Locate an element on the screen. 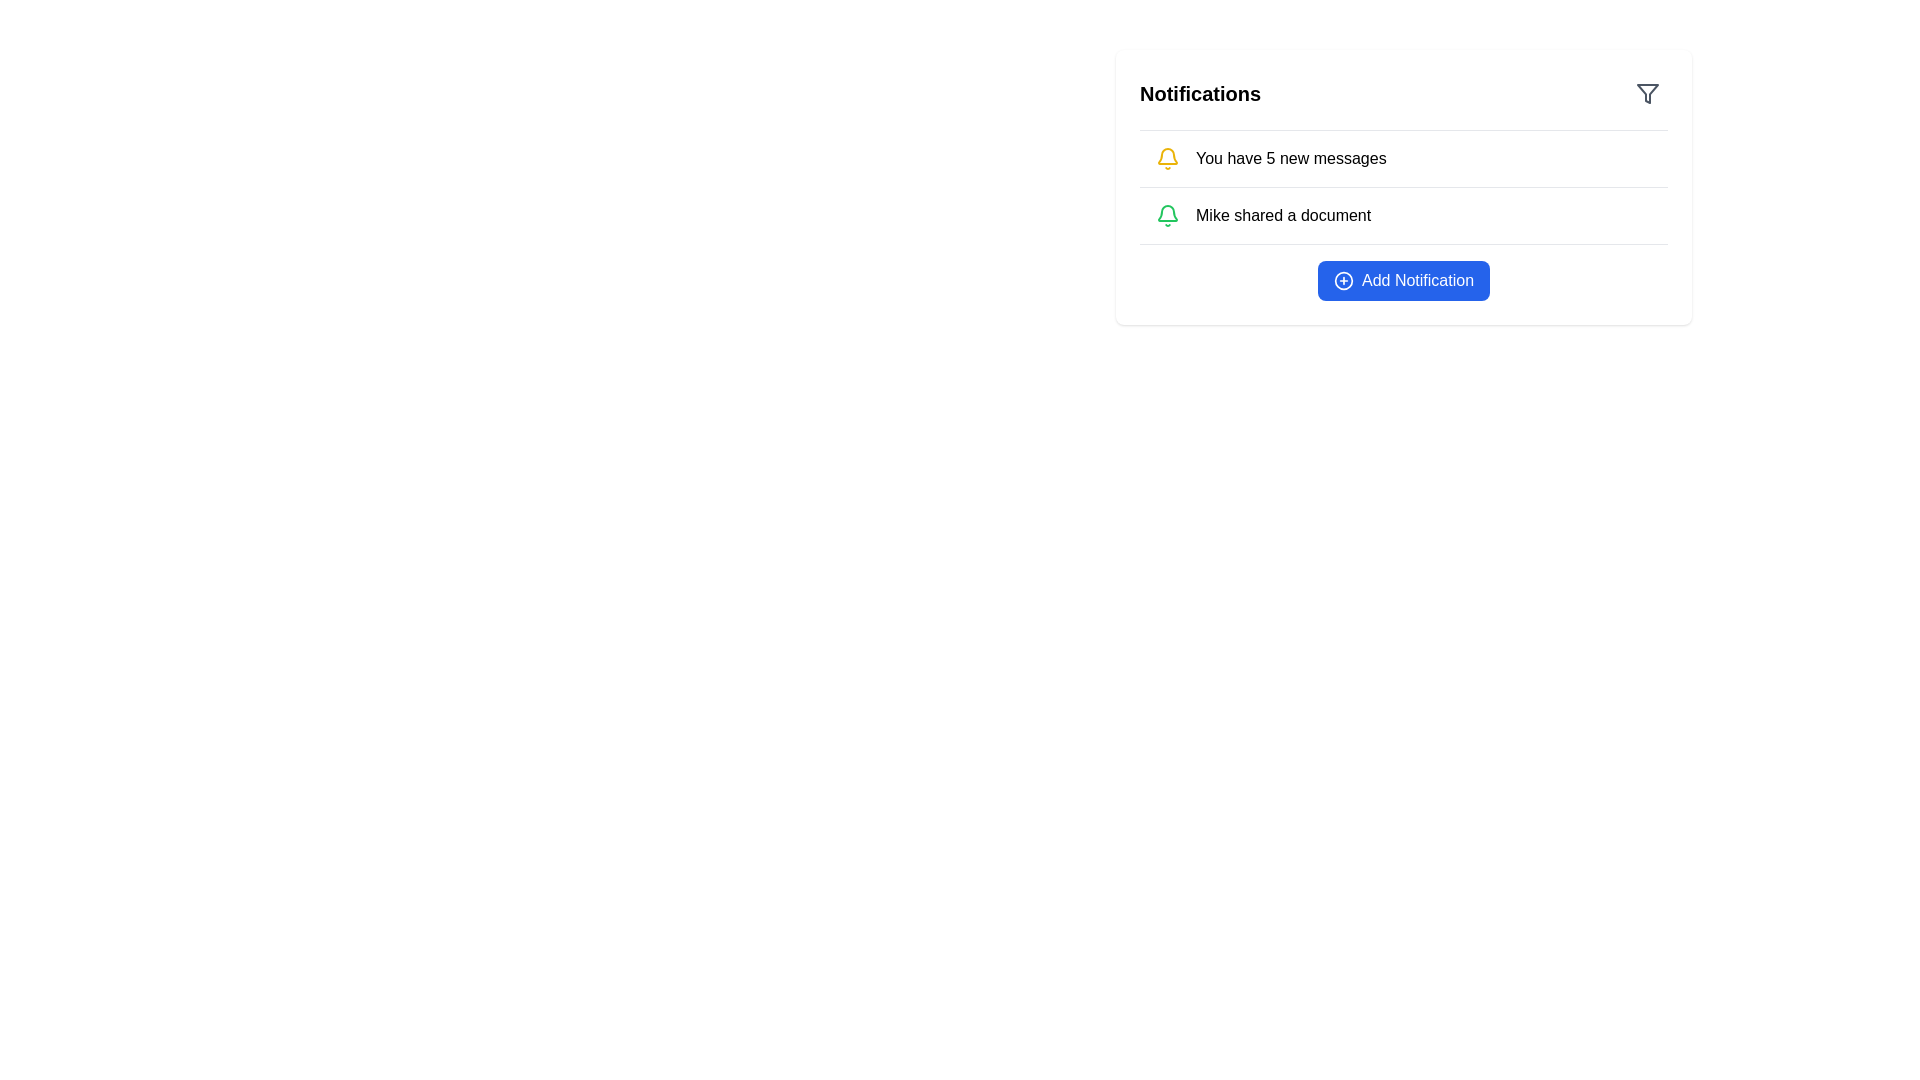  'Add Notification' icon visually, which is the first and only icon within the button labeled 'Add Notification', located centrally towards the bottom of the notification section is located at coordinates (1344, 281).